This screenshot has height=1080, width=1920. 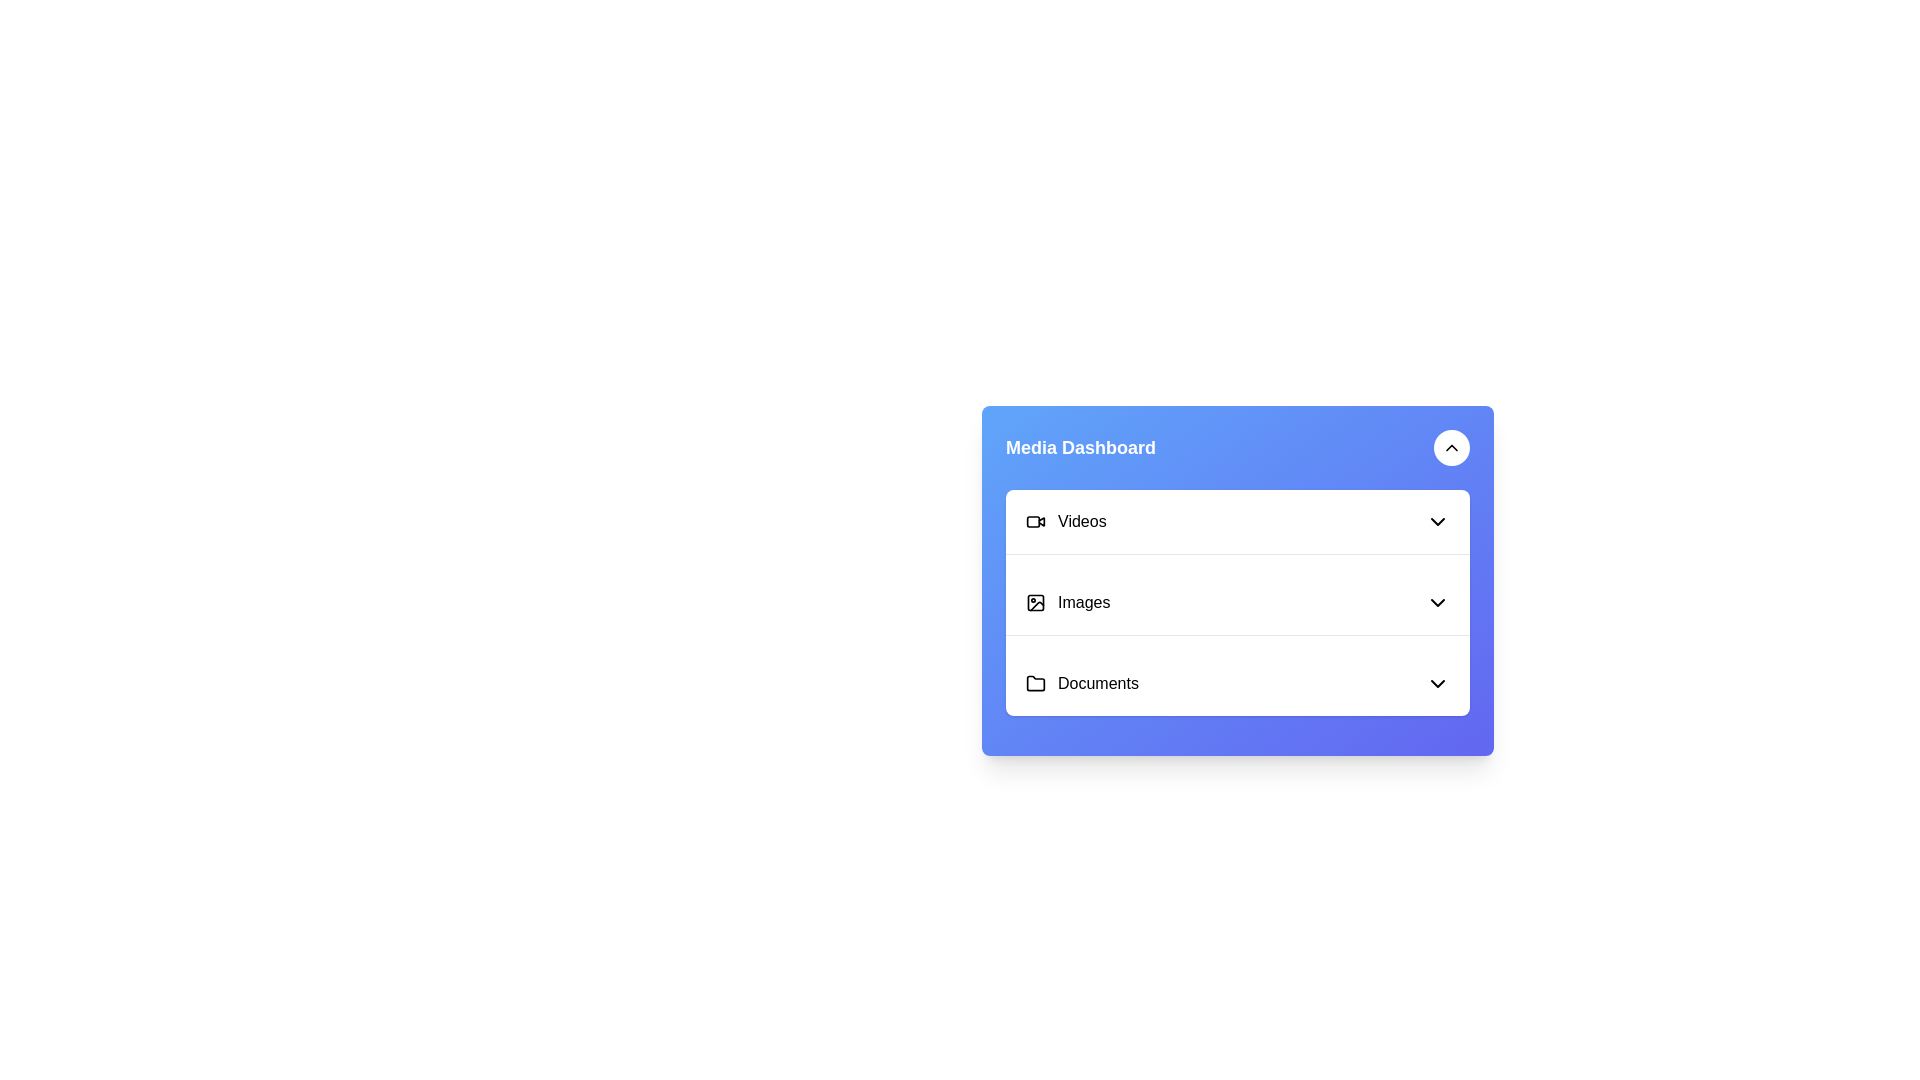 What do you see at coordinates (1451, 446) in the screenshot?
I see `the chevron-up icon located at the center of the circular button in the top-right corner of the blue 'Media Dashboard' card` at bounding box center [1451, 446].